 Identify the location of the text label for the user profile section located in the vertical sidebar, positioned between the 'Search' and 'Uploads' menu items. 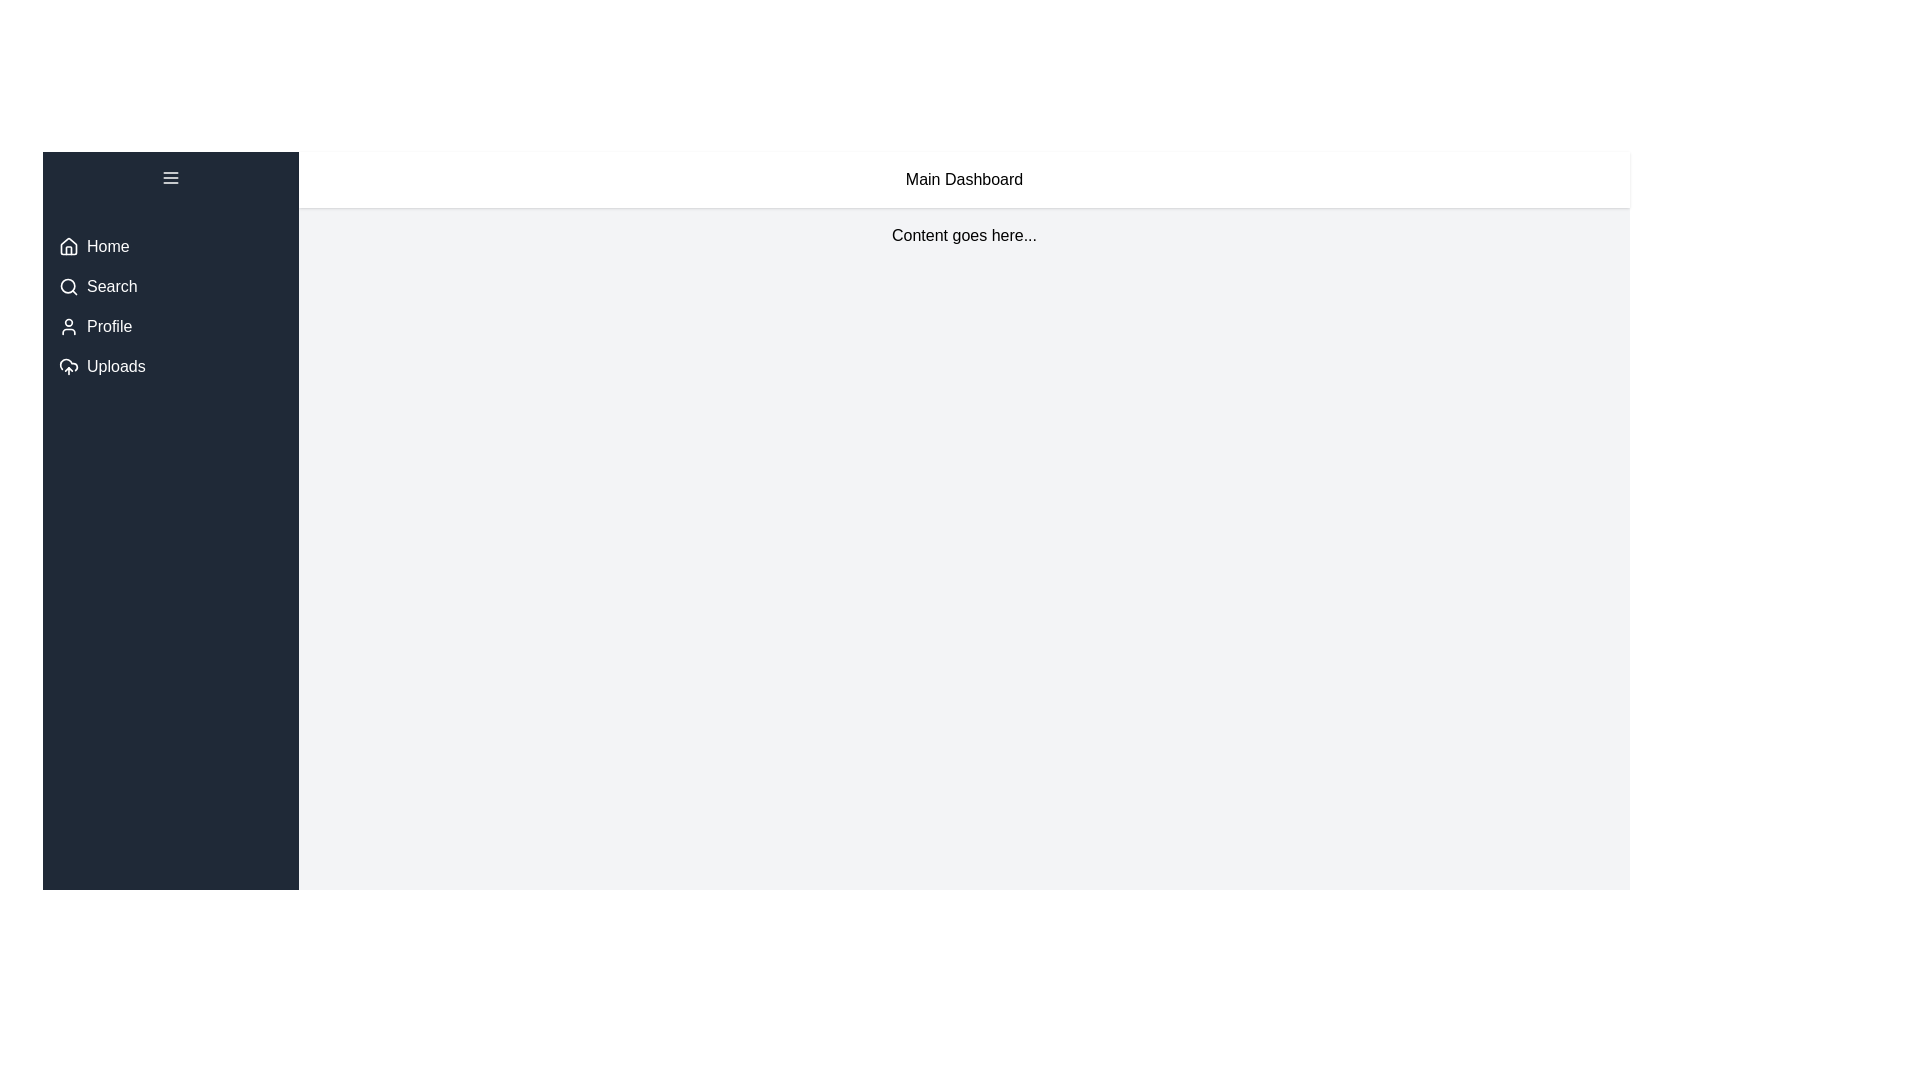
(108, 326).